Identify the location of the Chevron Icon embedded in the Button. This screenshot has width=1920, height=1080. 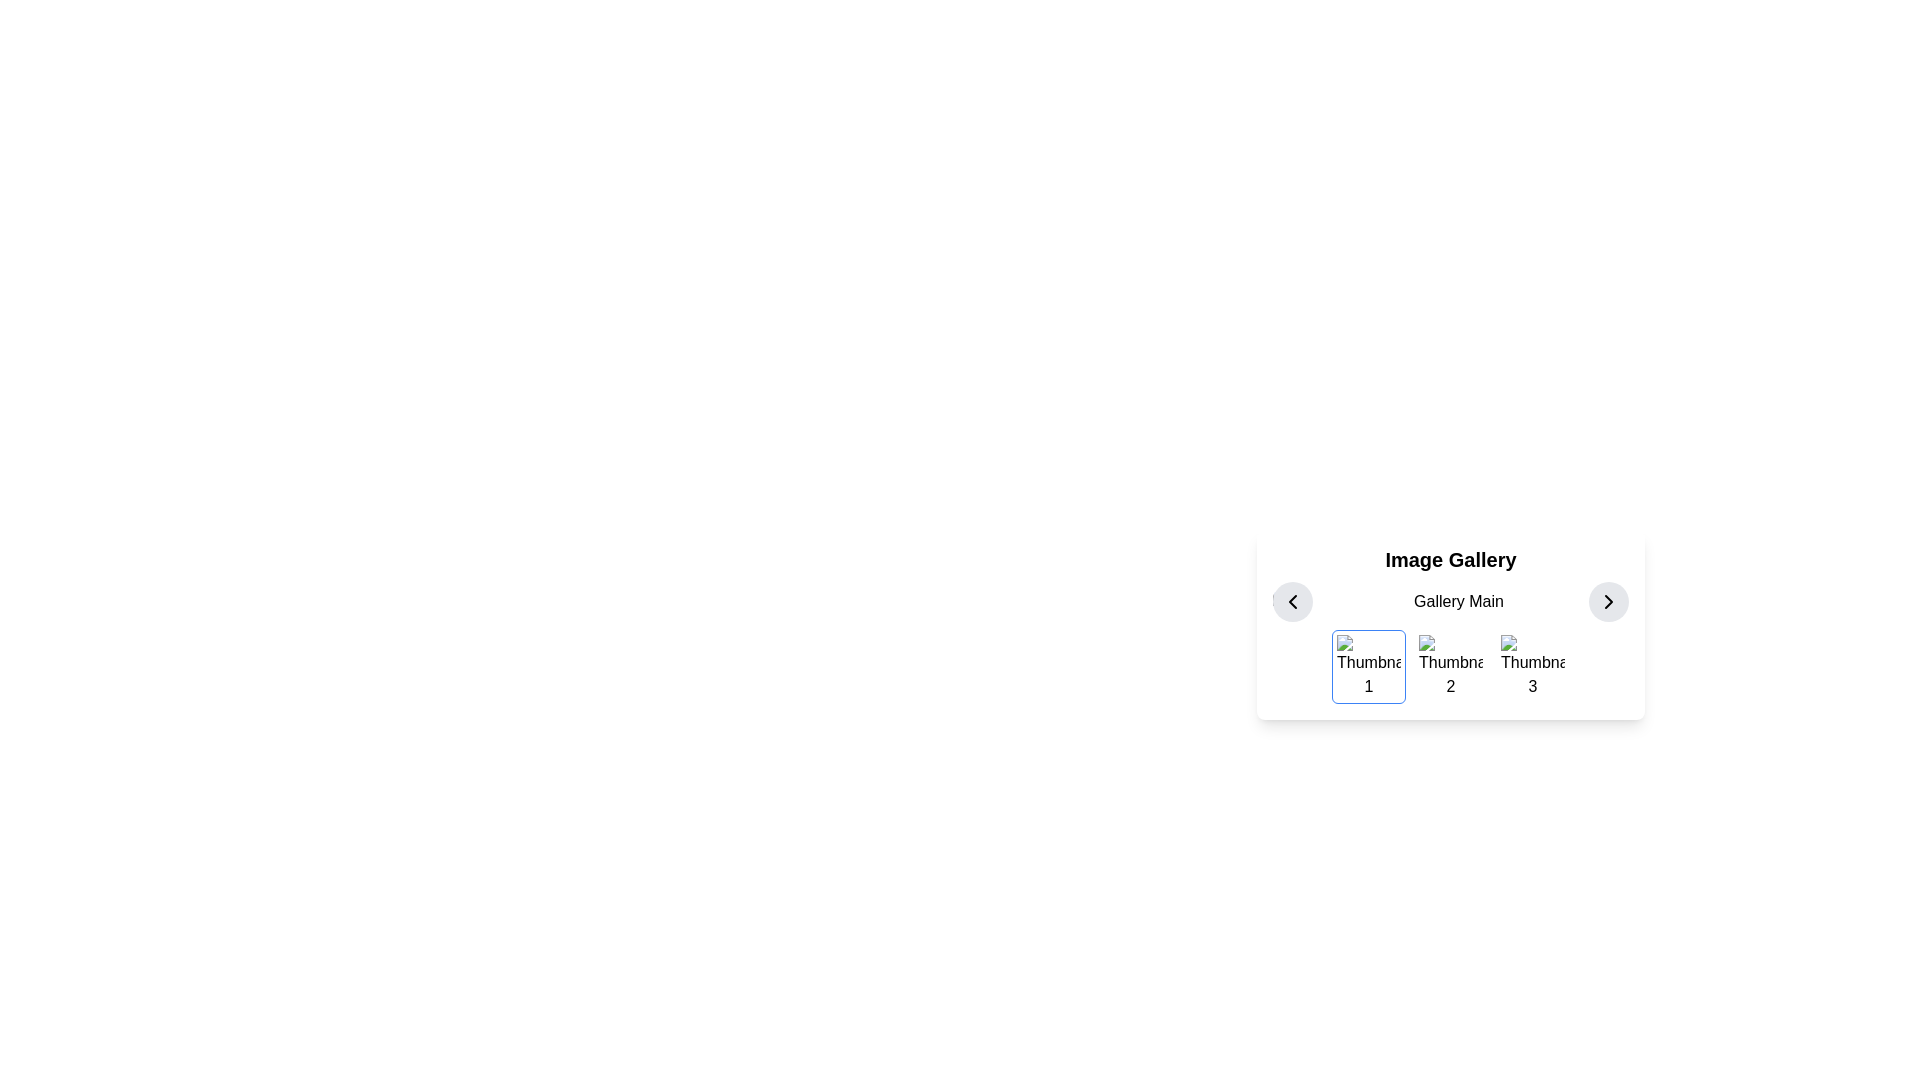
(1292, 600).